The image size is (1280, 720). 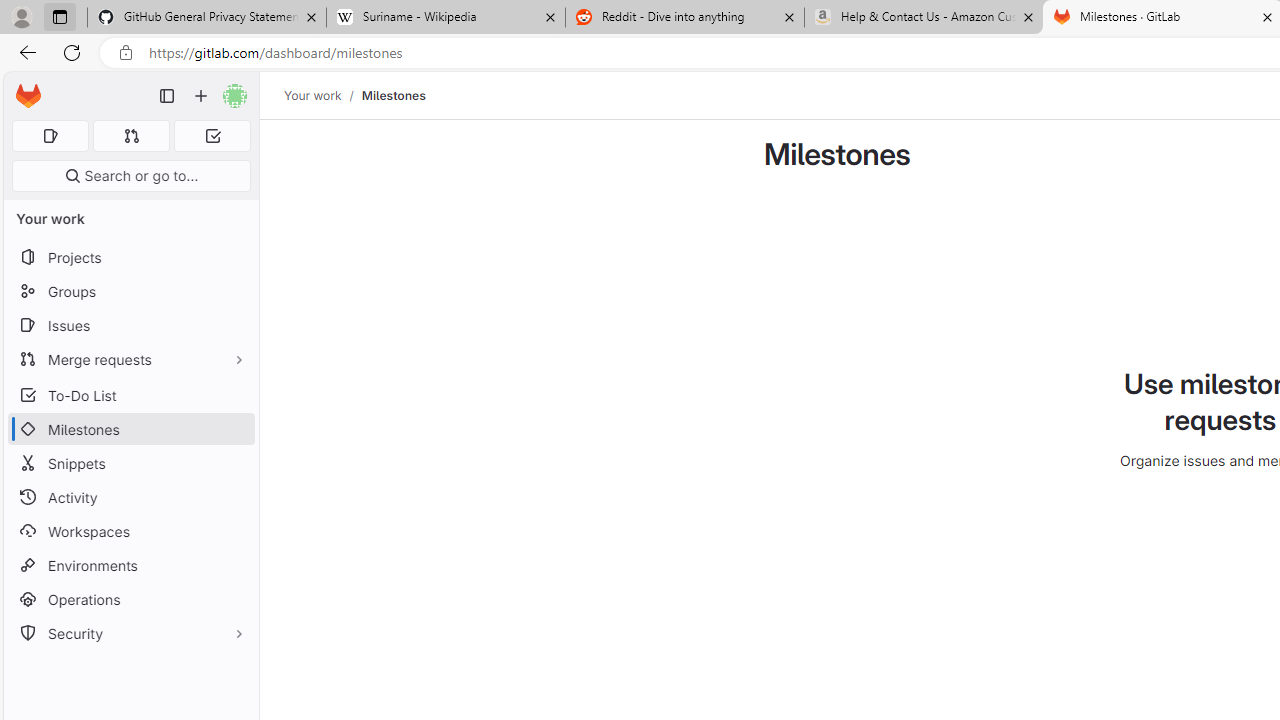 What do you see at coordinates (28, 96) in the screenshot?
I see `'Homepage'` at bounding box center [28, 96].